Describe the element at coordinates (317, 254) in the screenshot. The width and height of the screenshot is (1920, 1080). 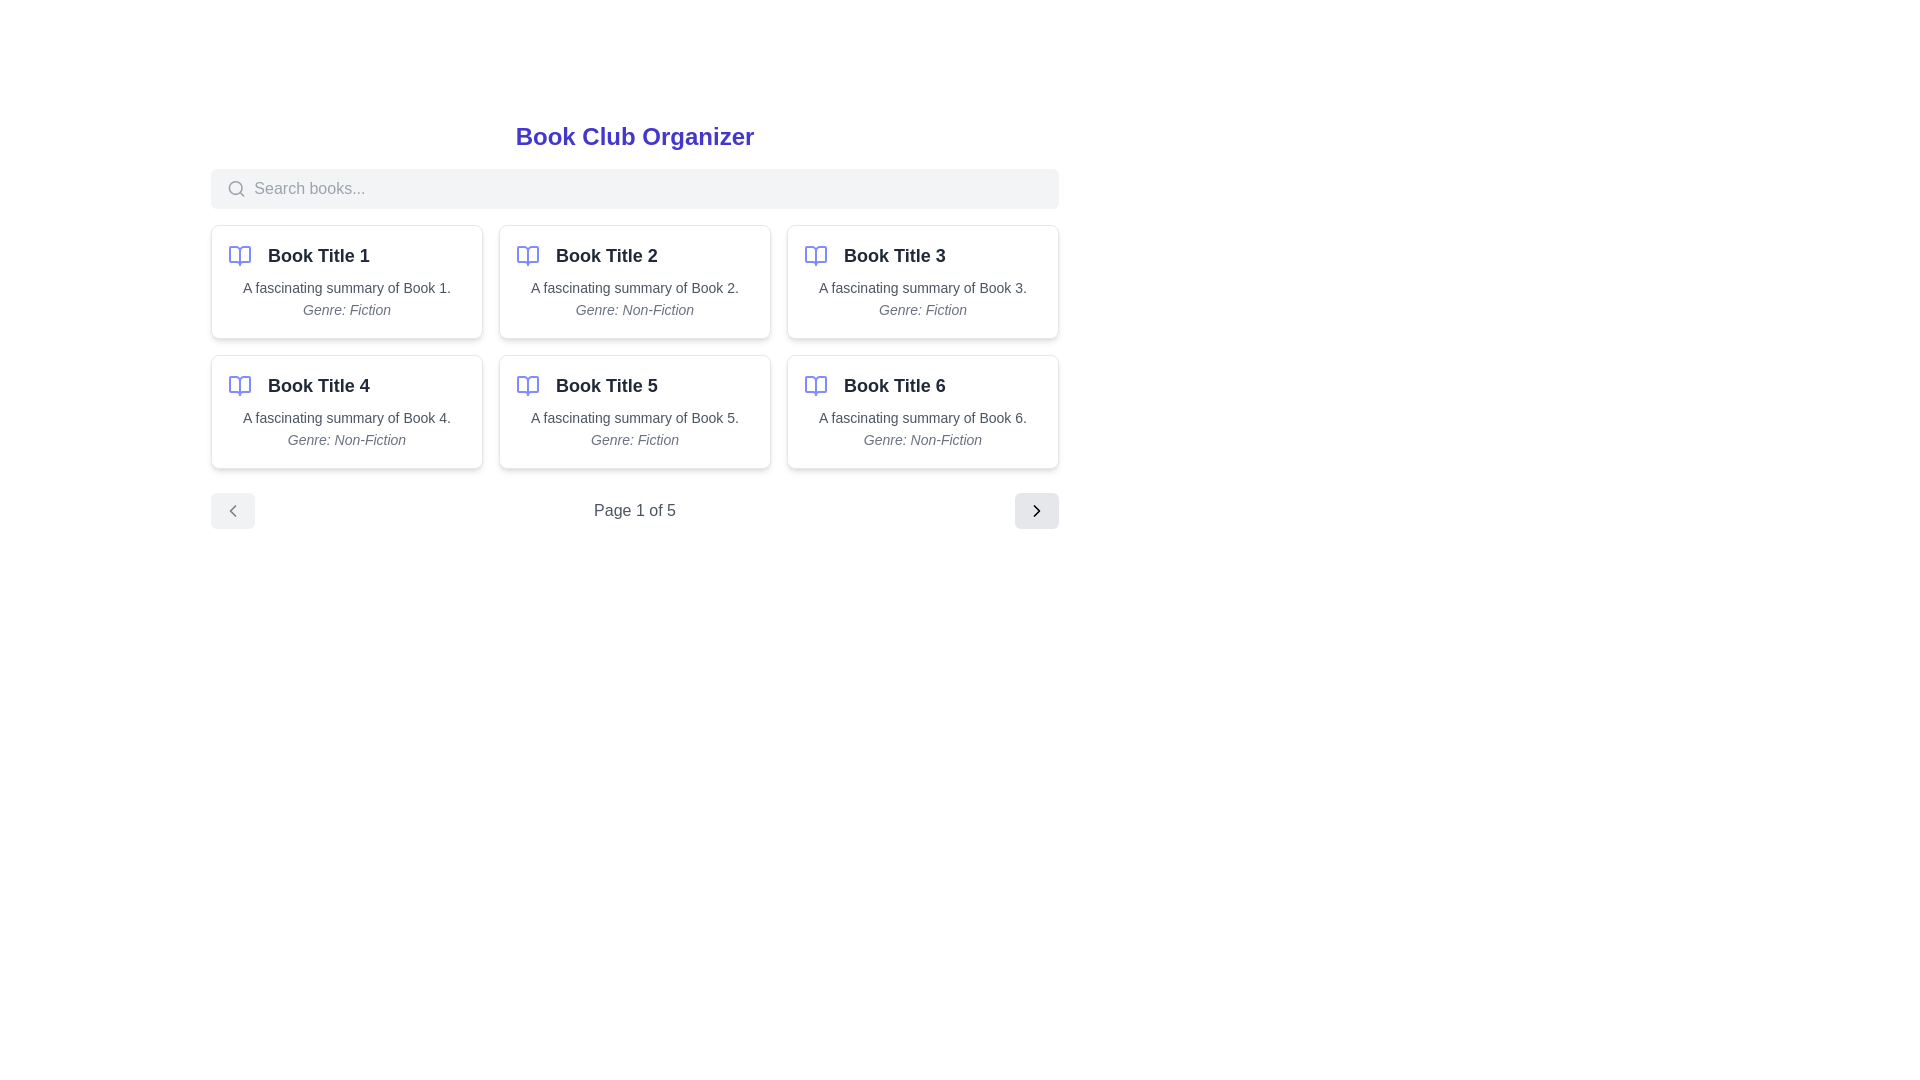
I see `the text element displaying 'Book Title 1' for additional information about the book` at that location.